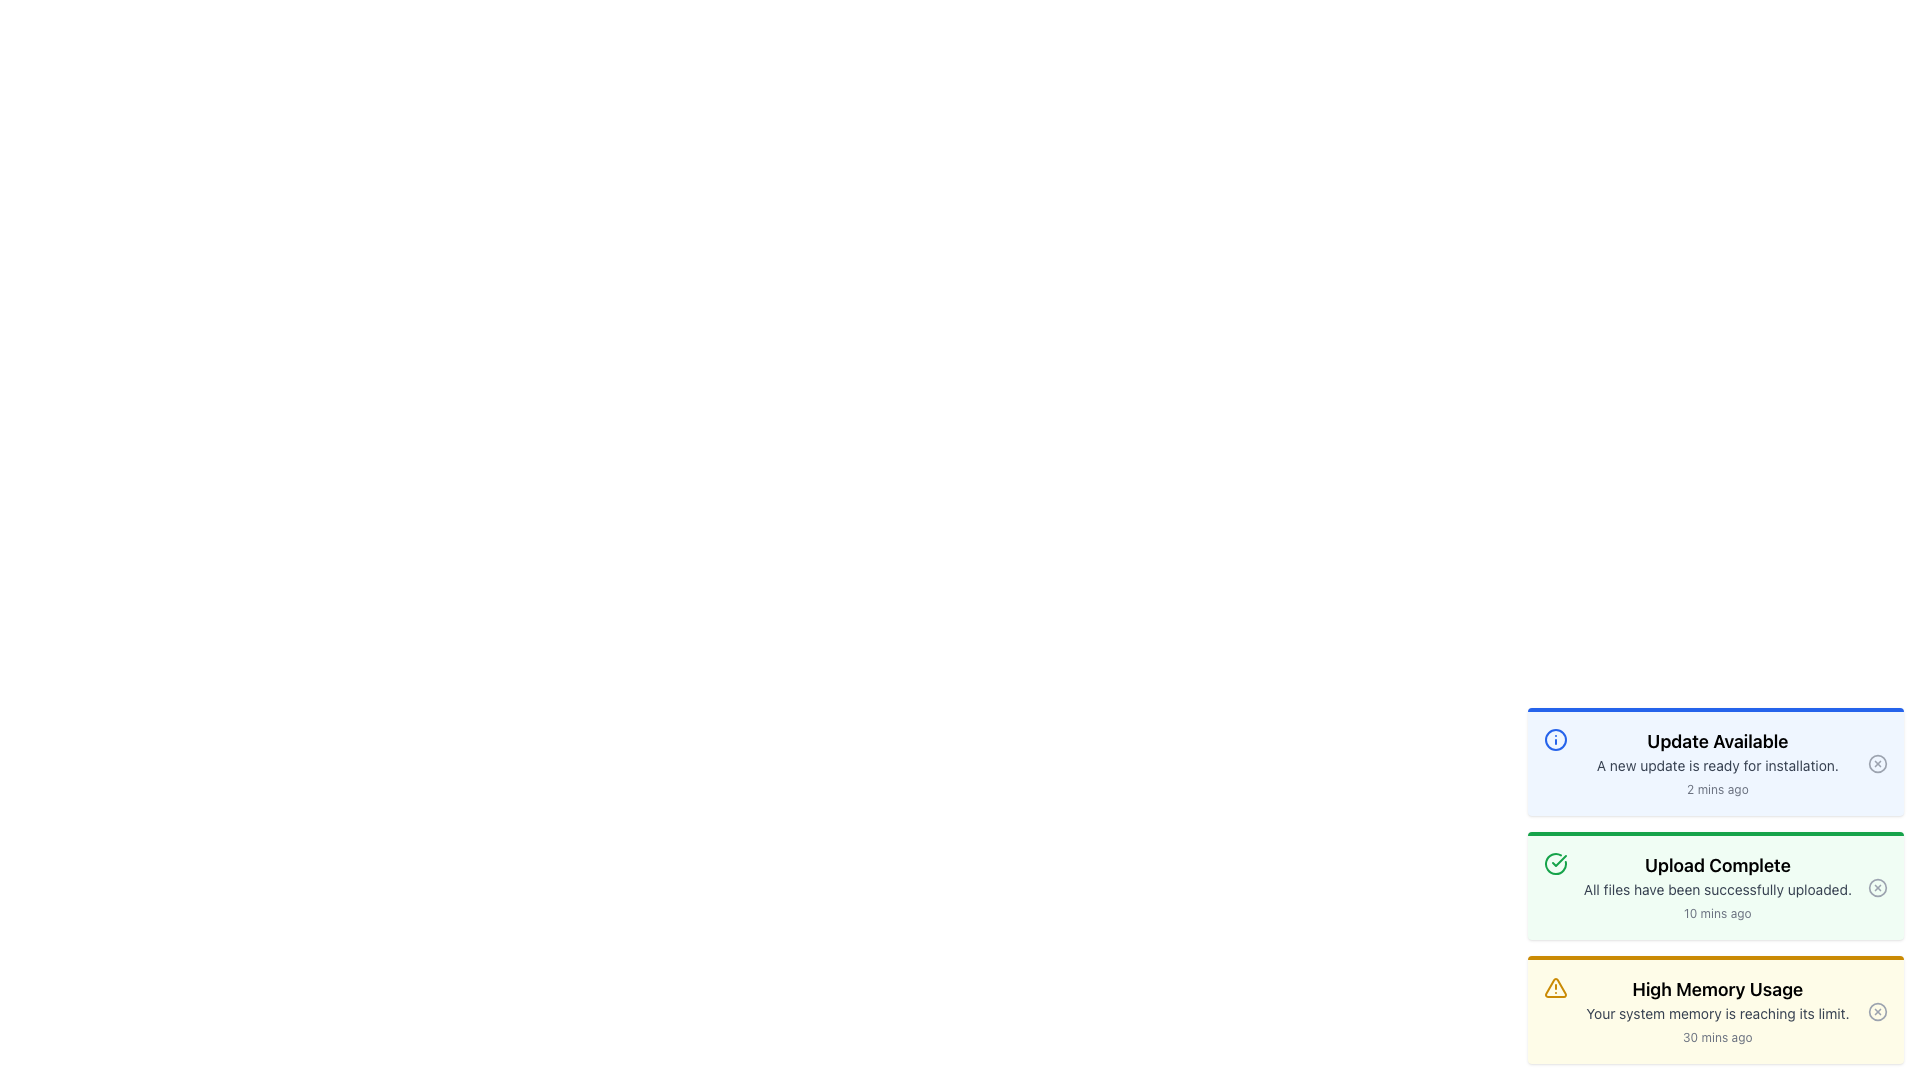  Describe the element at coordinates (1876, 1011) in the screenshot. I see `the SVG circle element with a radius of 10 units, located within the interactive icon of the 'High Memory Usage' notification card at the top right corner` at that location.